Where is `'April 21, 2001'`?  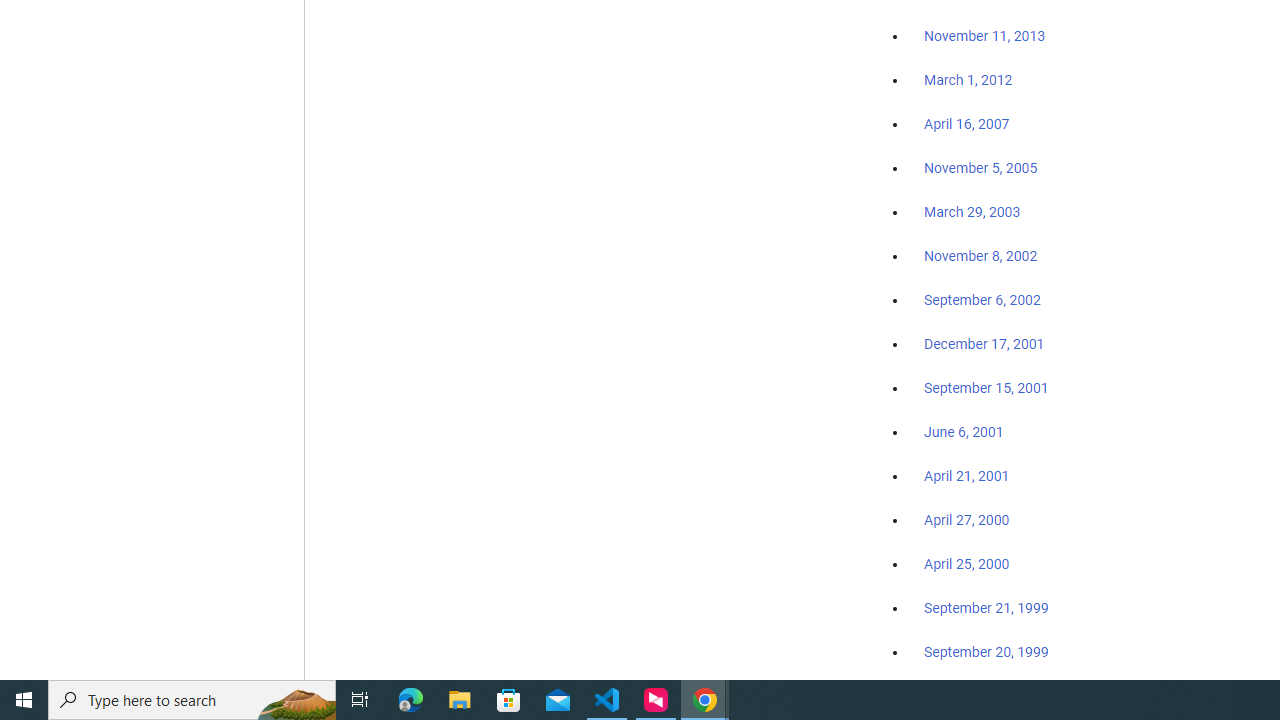 'April 21, 2001' is located at coordinates (967, 476).